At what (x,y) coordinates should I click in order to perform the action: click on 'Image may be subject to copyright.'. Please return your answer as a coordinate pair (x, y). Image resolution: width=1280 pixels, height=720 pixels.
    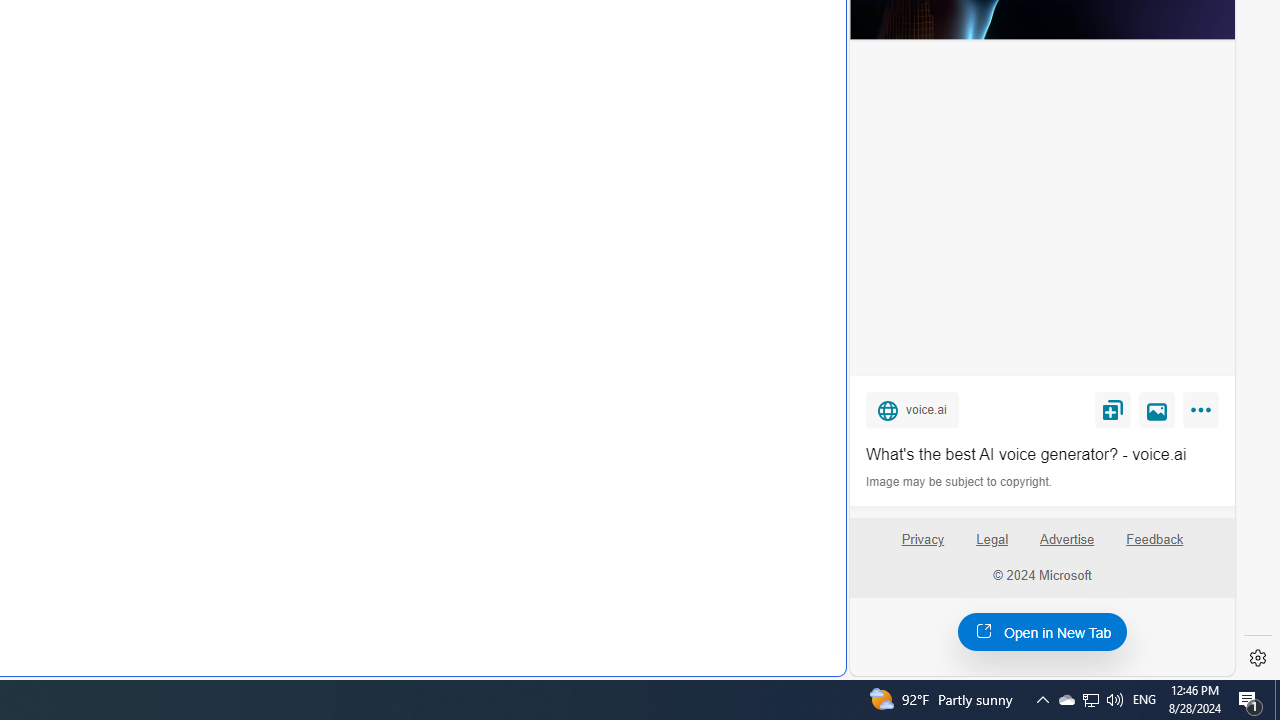
    Looking at the image, I should click on (960, 482).